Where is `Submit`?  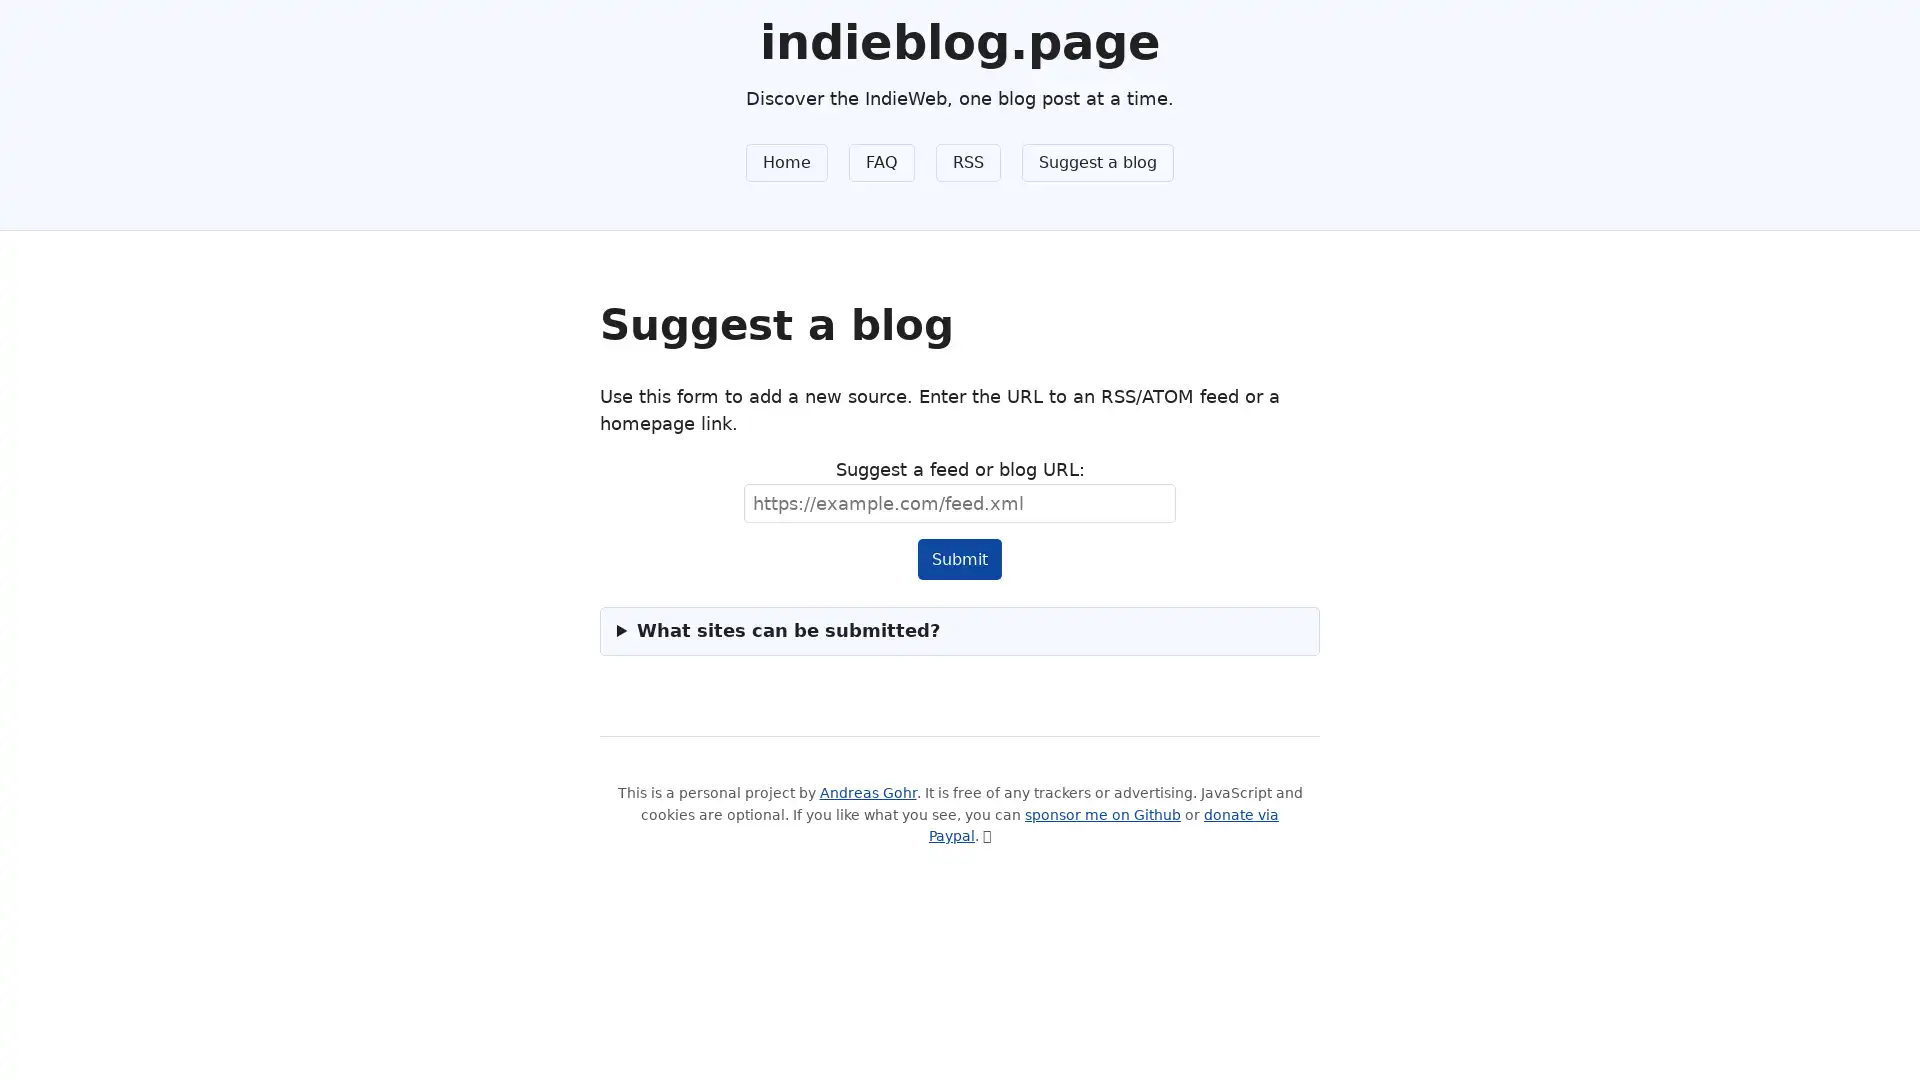
Submit is located at coordinates (958, 559).